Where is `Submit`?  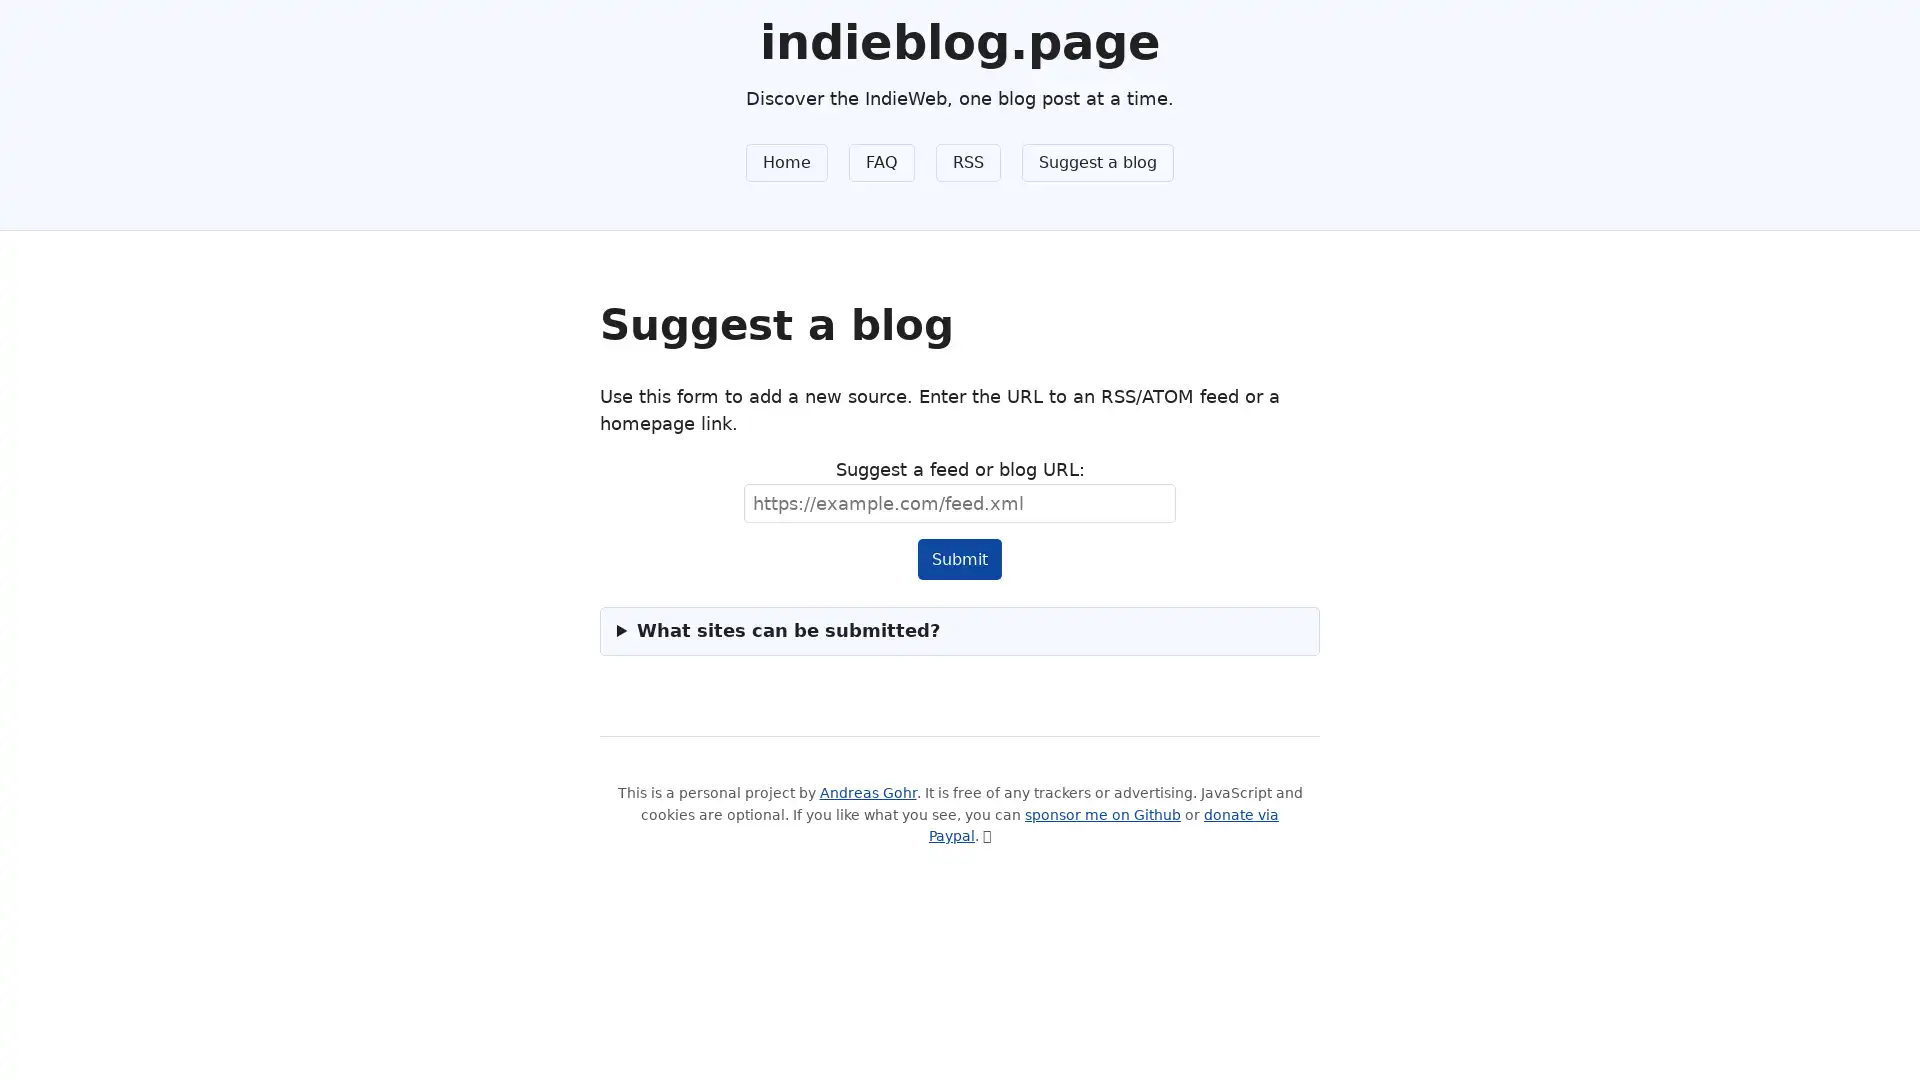
Submit is located at coordinates (958, 559).